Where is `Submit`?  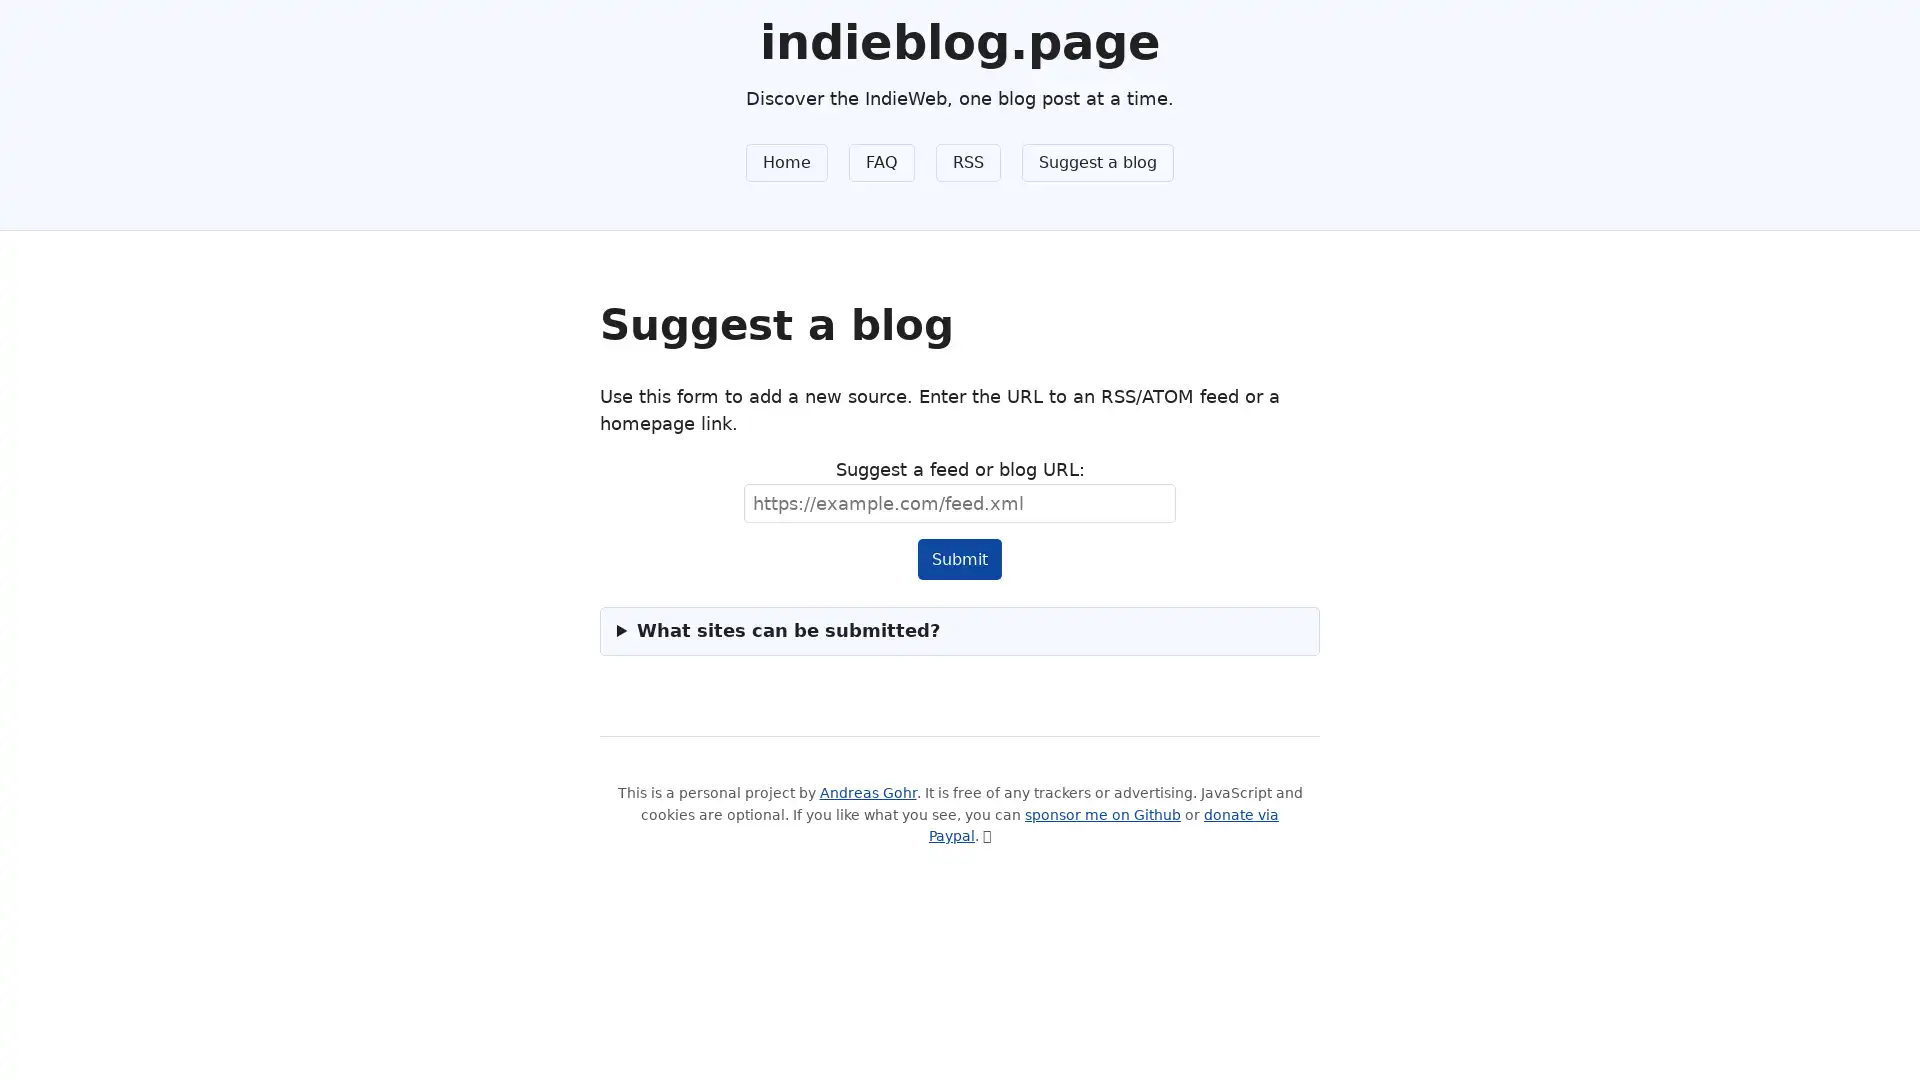
Submit is located at coordinates (958, 559).